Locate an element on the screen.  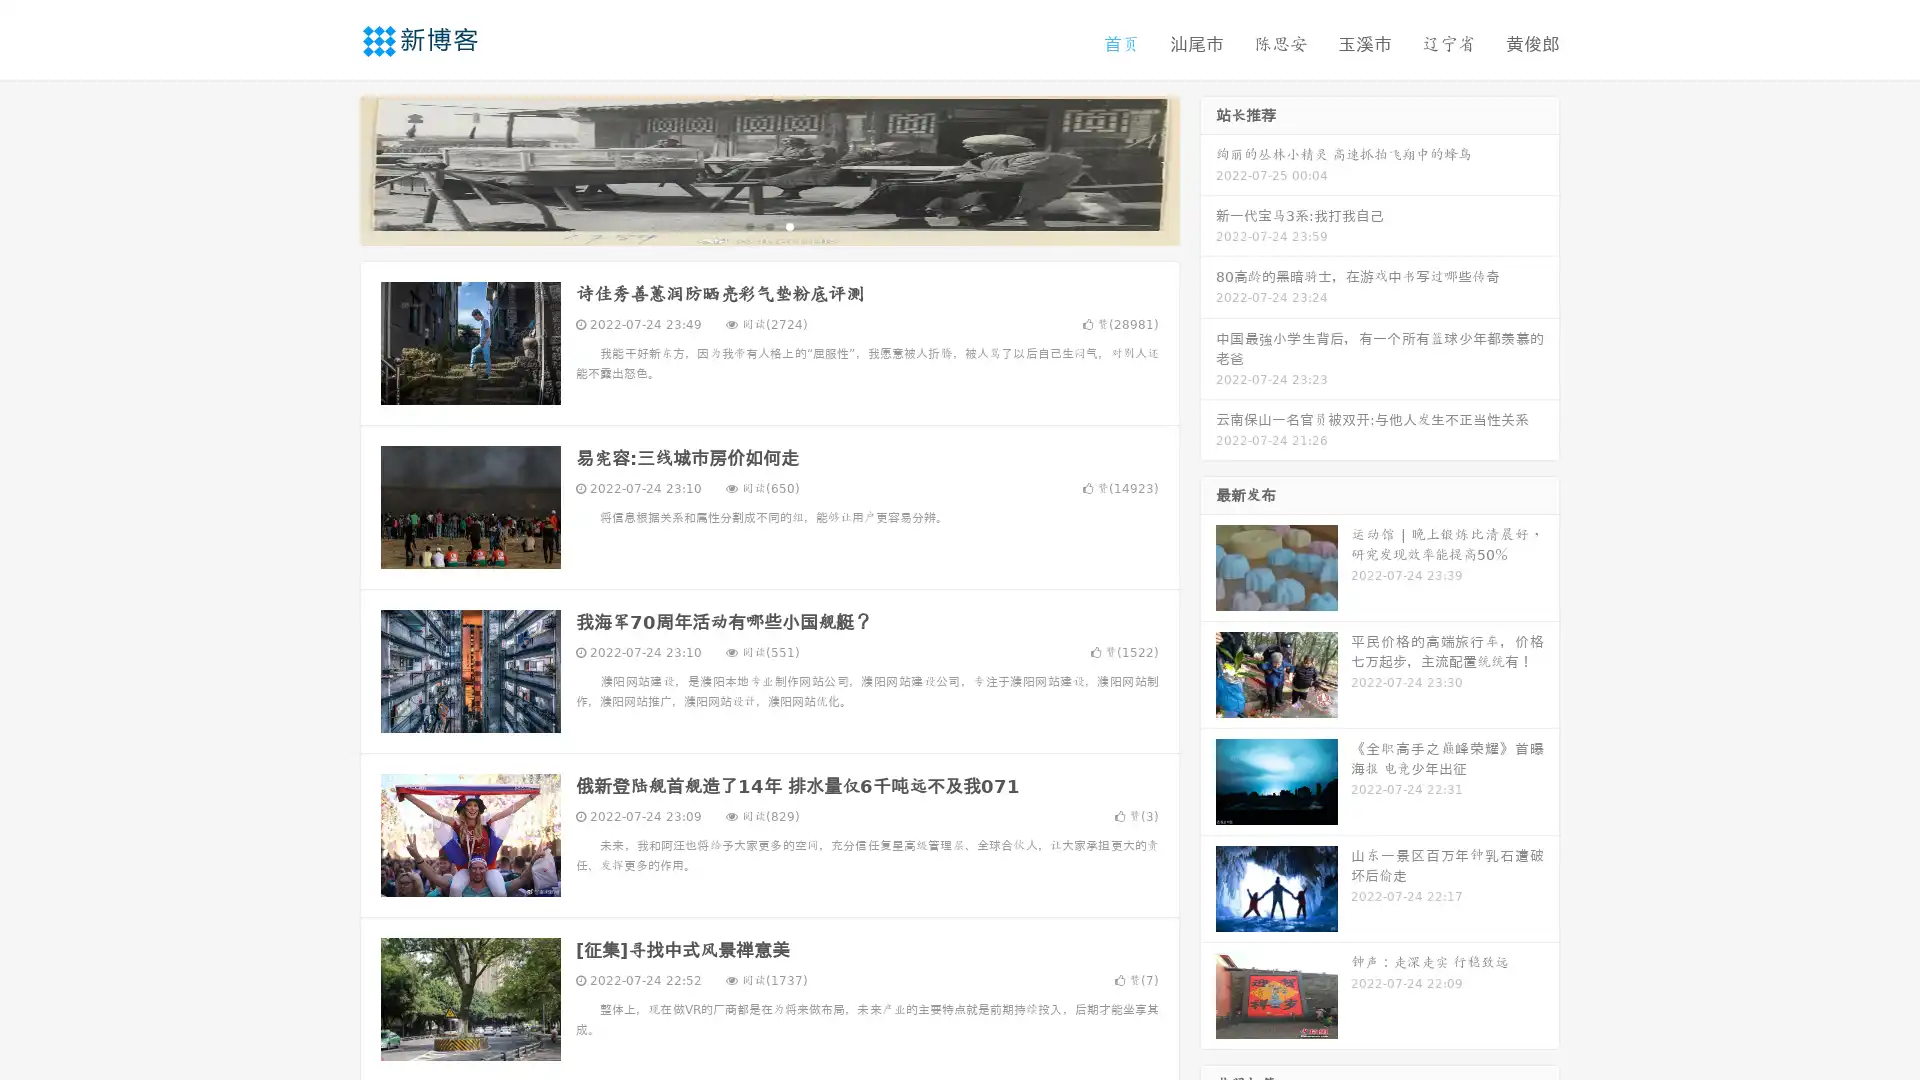
Go to slide 3 is located at coordinates (789, 225).